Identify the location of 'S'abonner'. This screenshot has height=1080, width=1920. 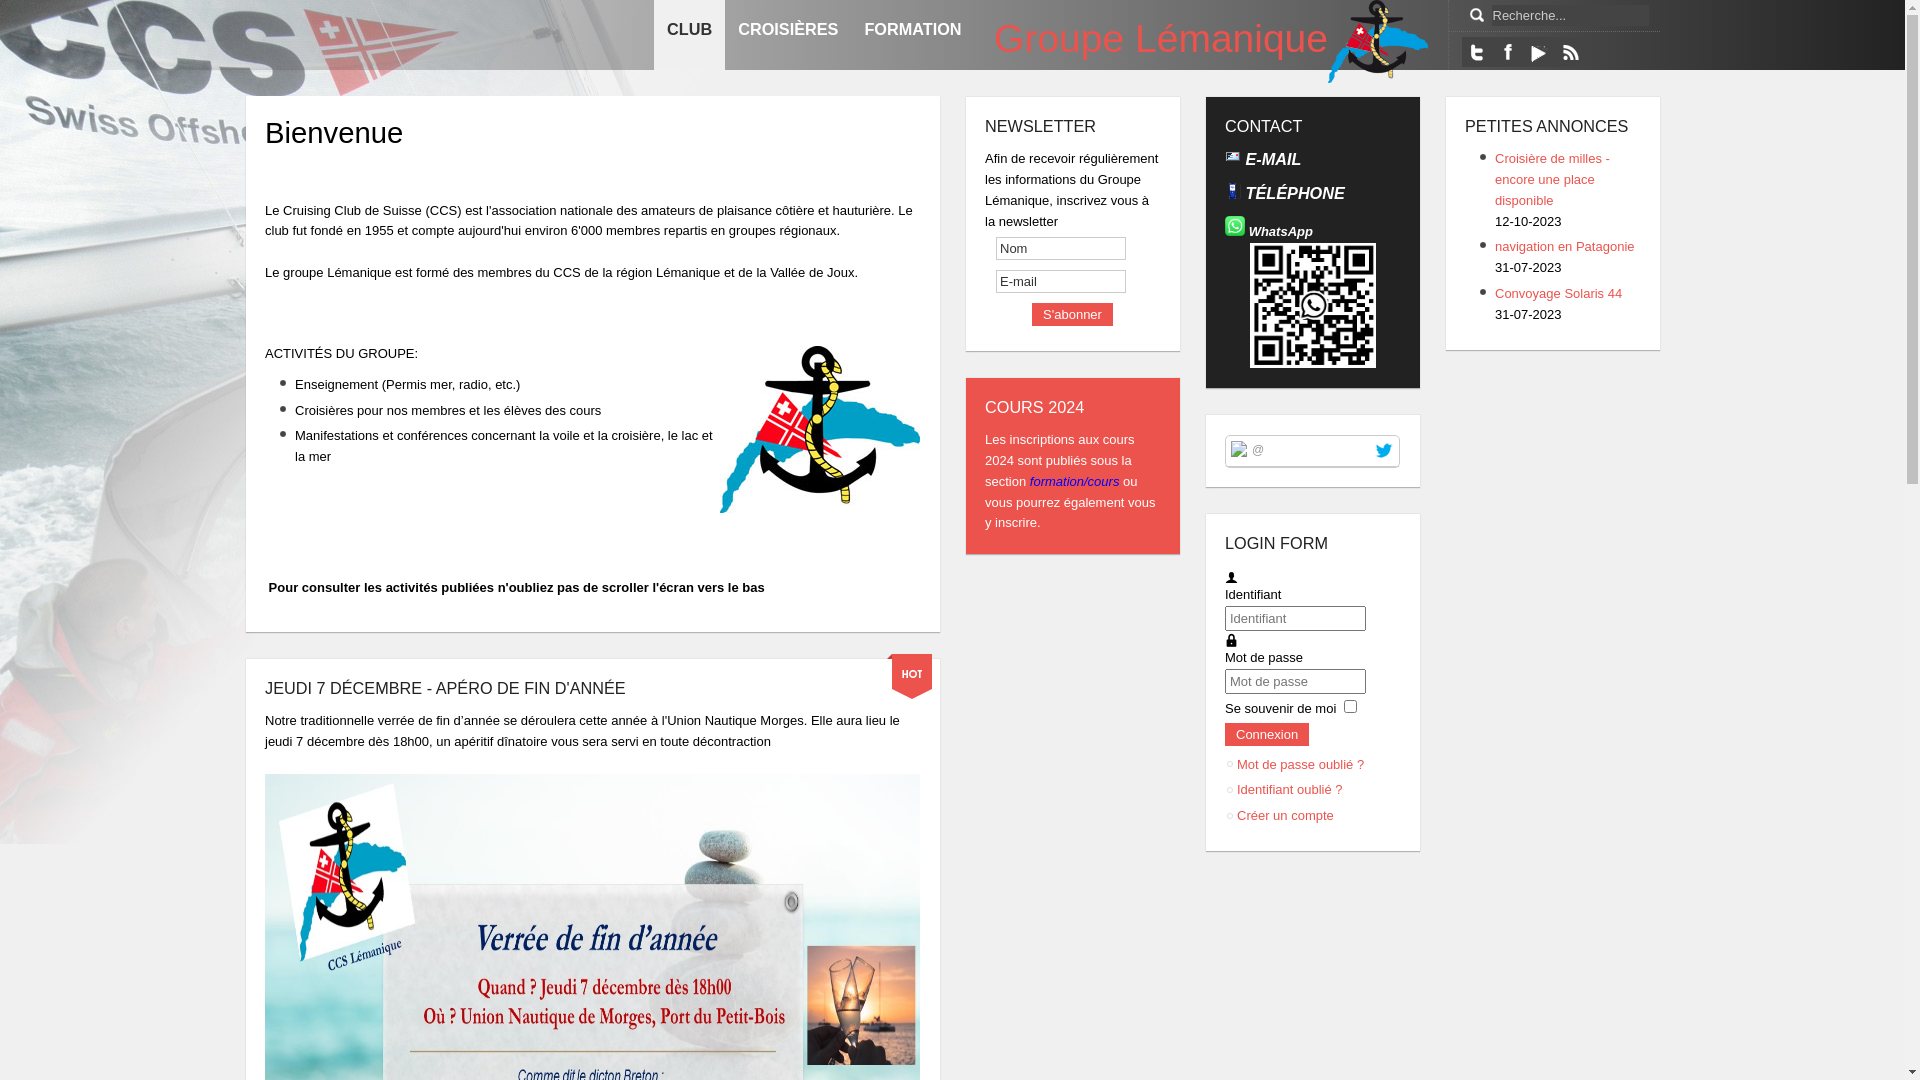
(1071, 314).